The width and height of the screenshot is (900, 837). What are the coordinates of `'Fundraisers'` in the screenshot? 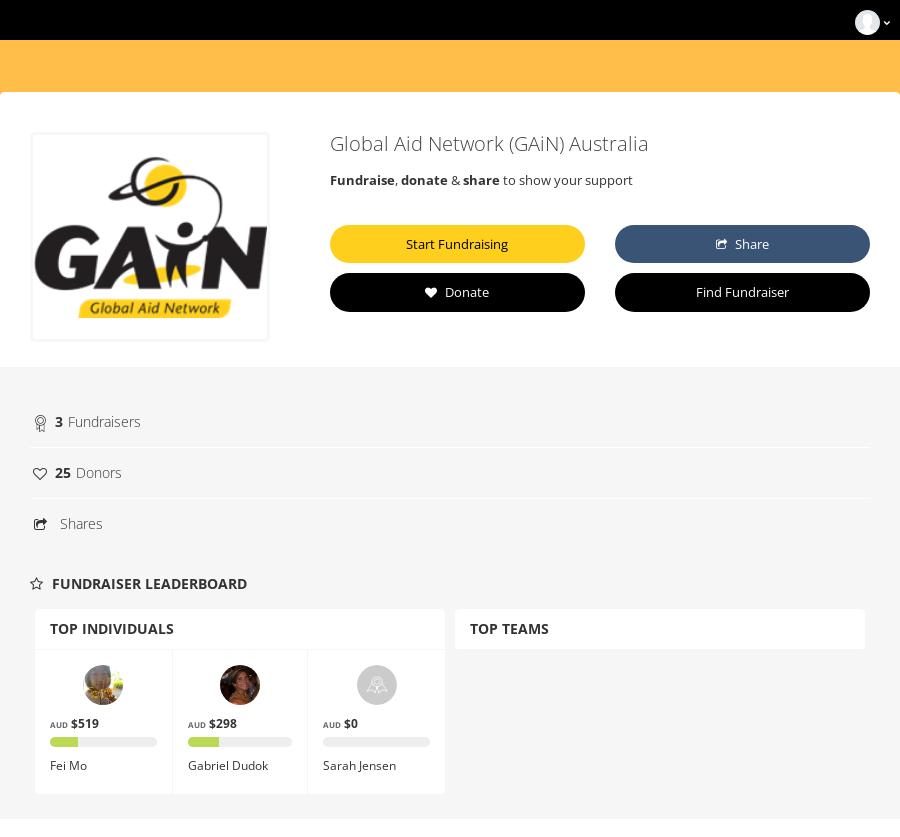 It's located at (103, 420).